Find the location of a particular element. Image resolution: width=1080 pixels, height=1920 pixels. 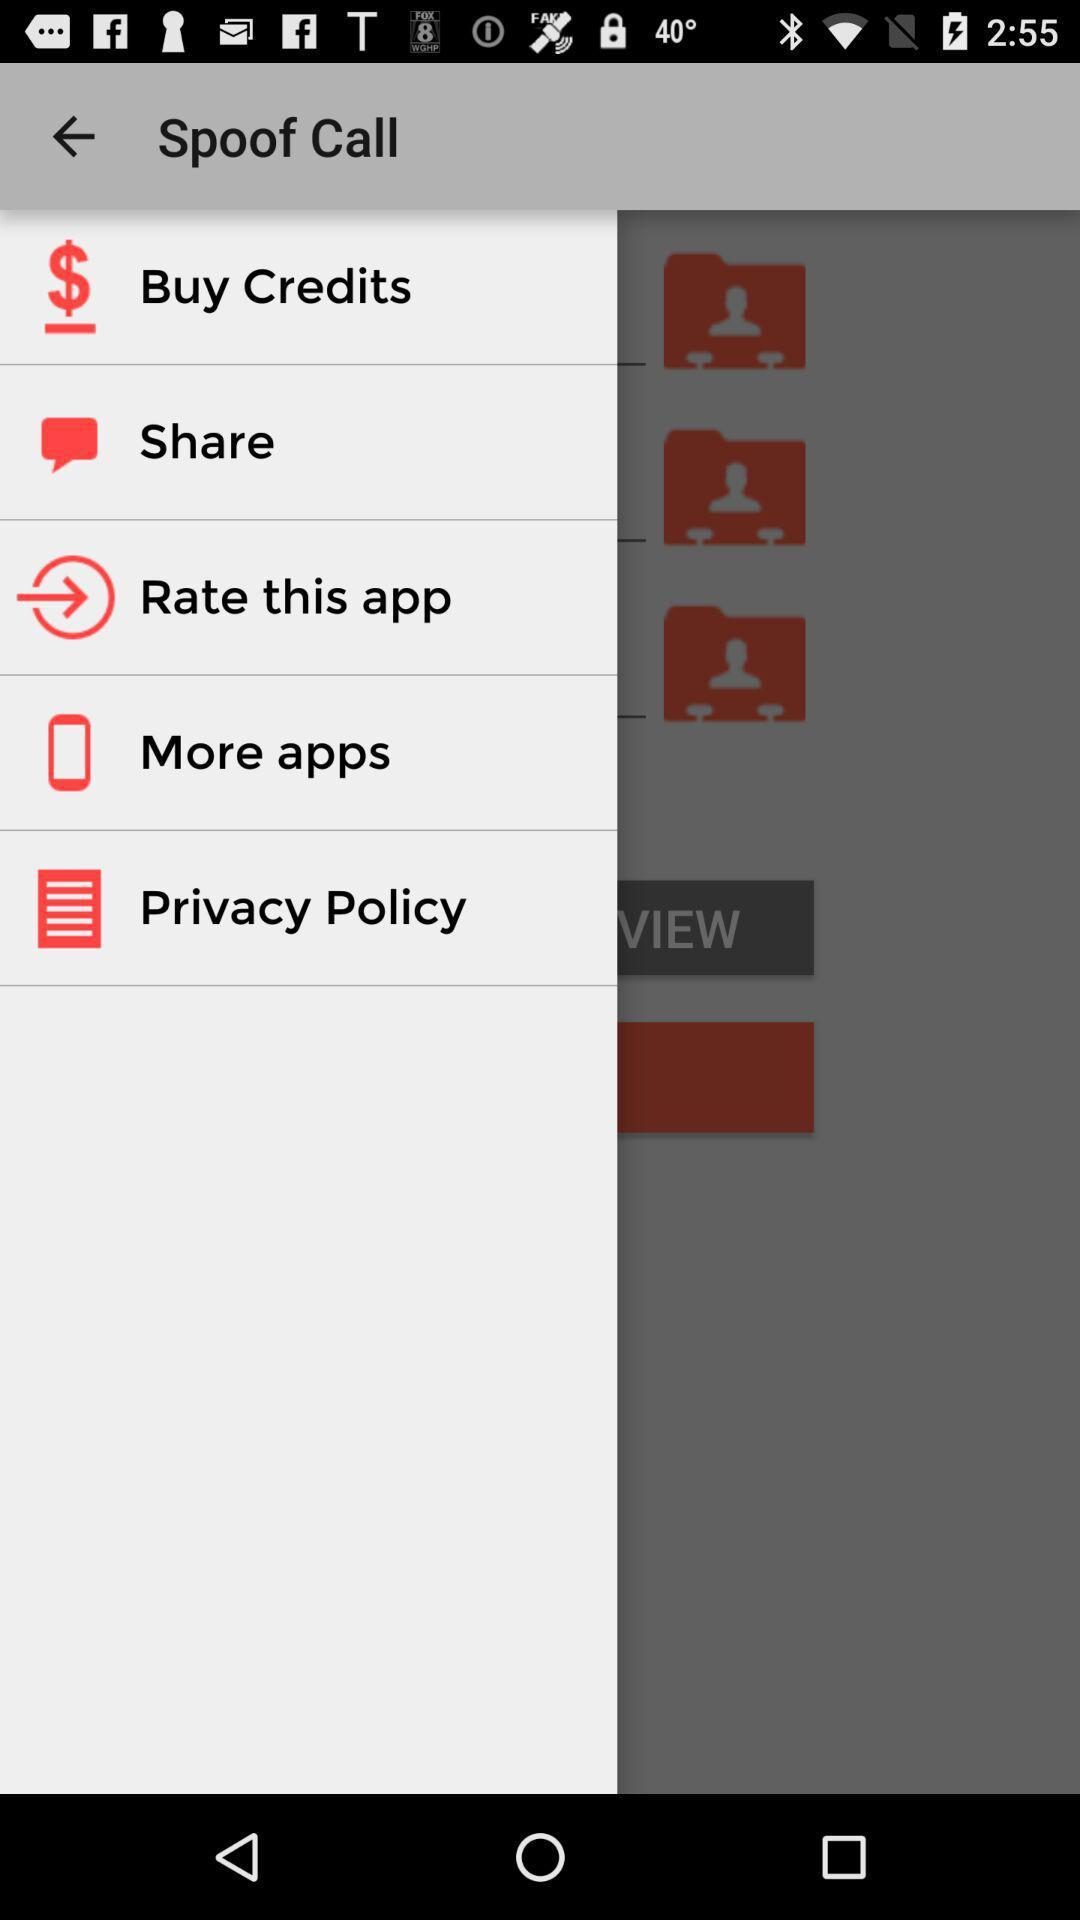

the folder icon is located at coordinates (735, 714).